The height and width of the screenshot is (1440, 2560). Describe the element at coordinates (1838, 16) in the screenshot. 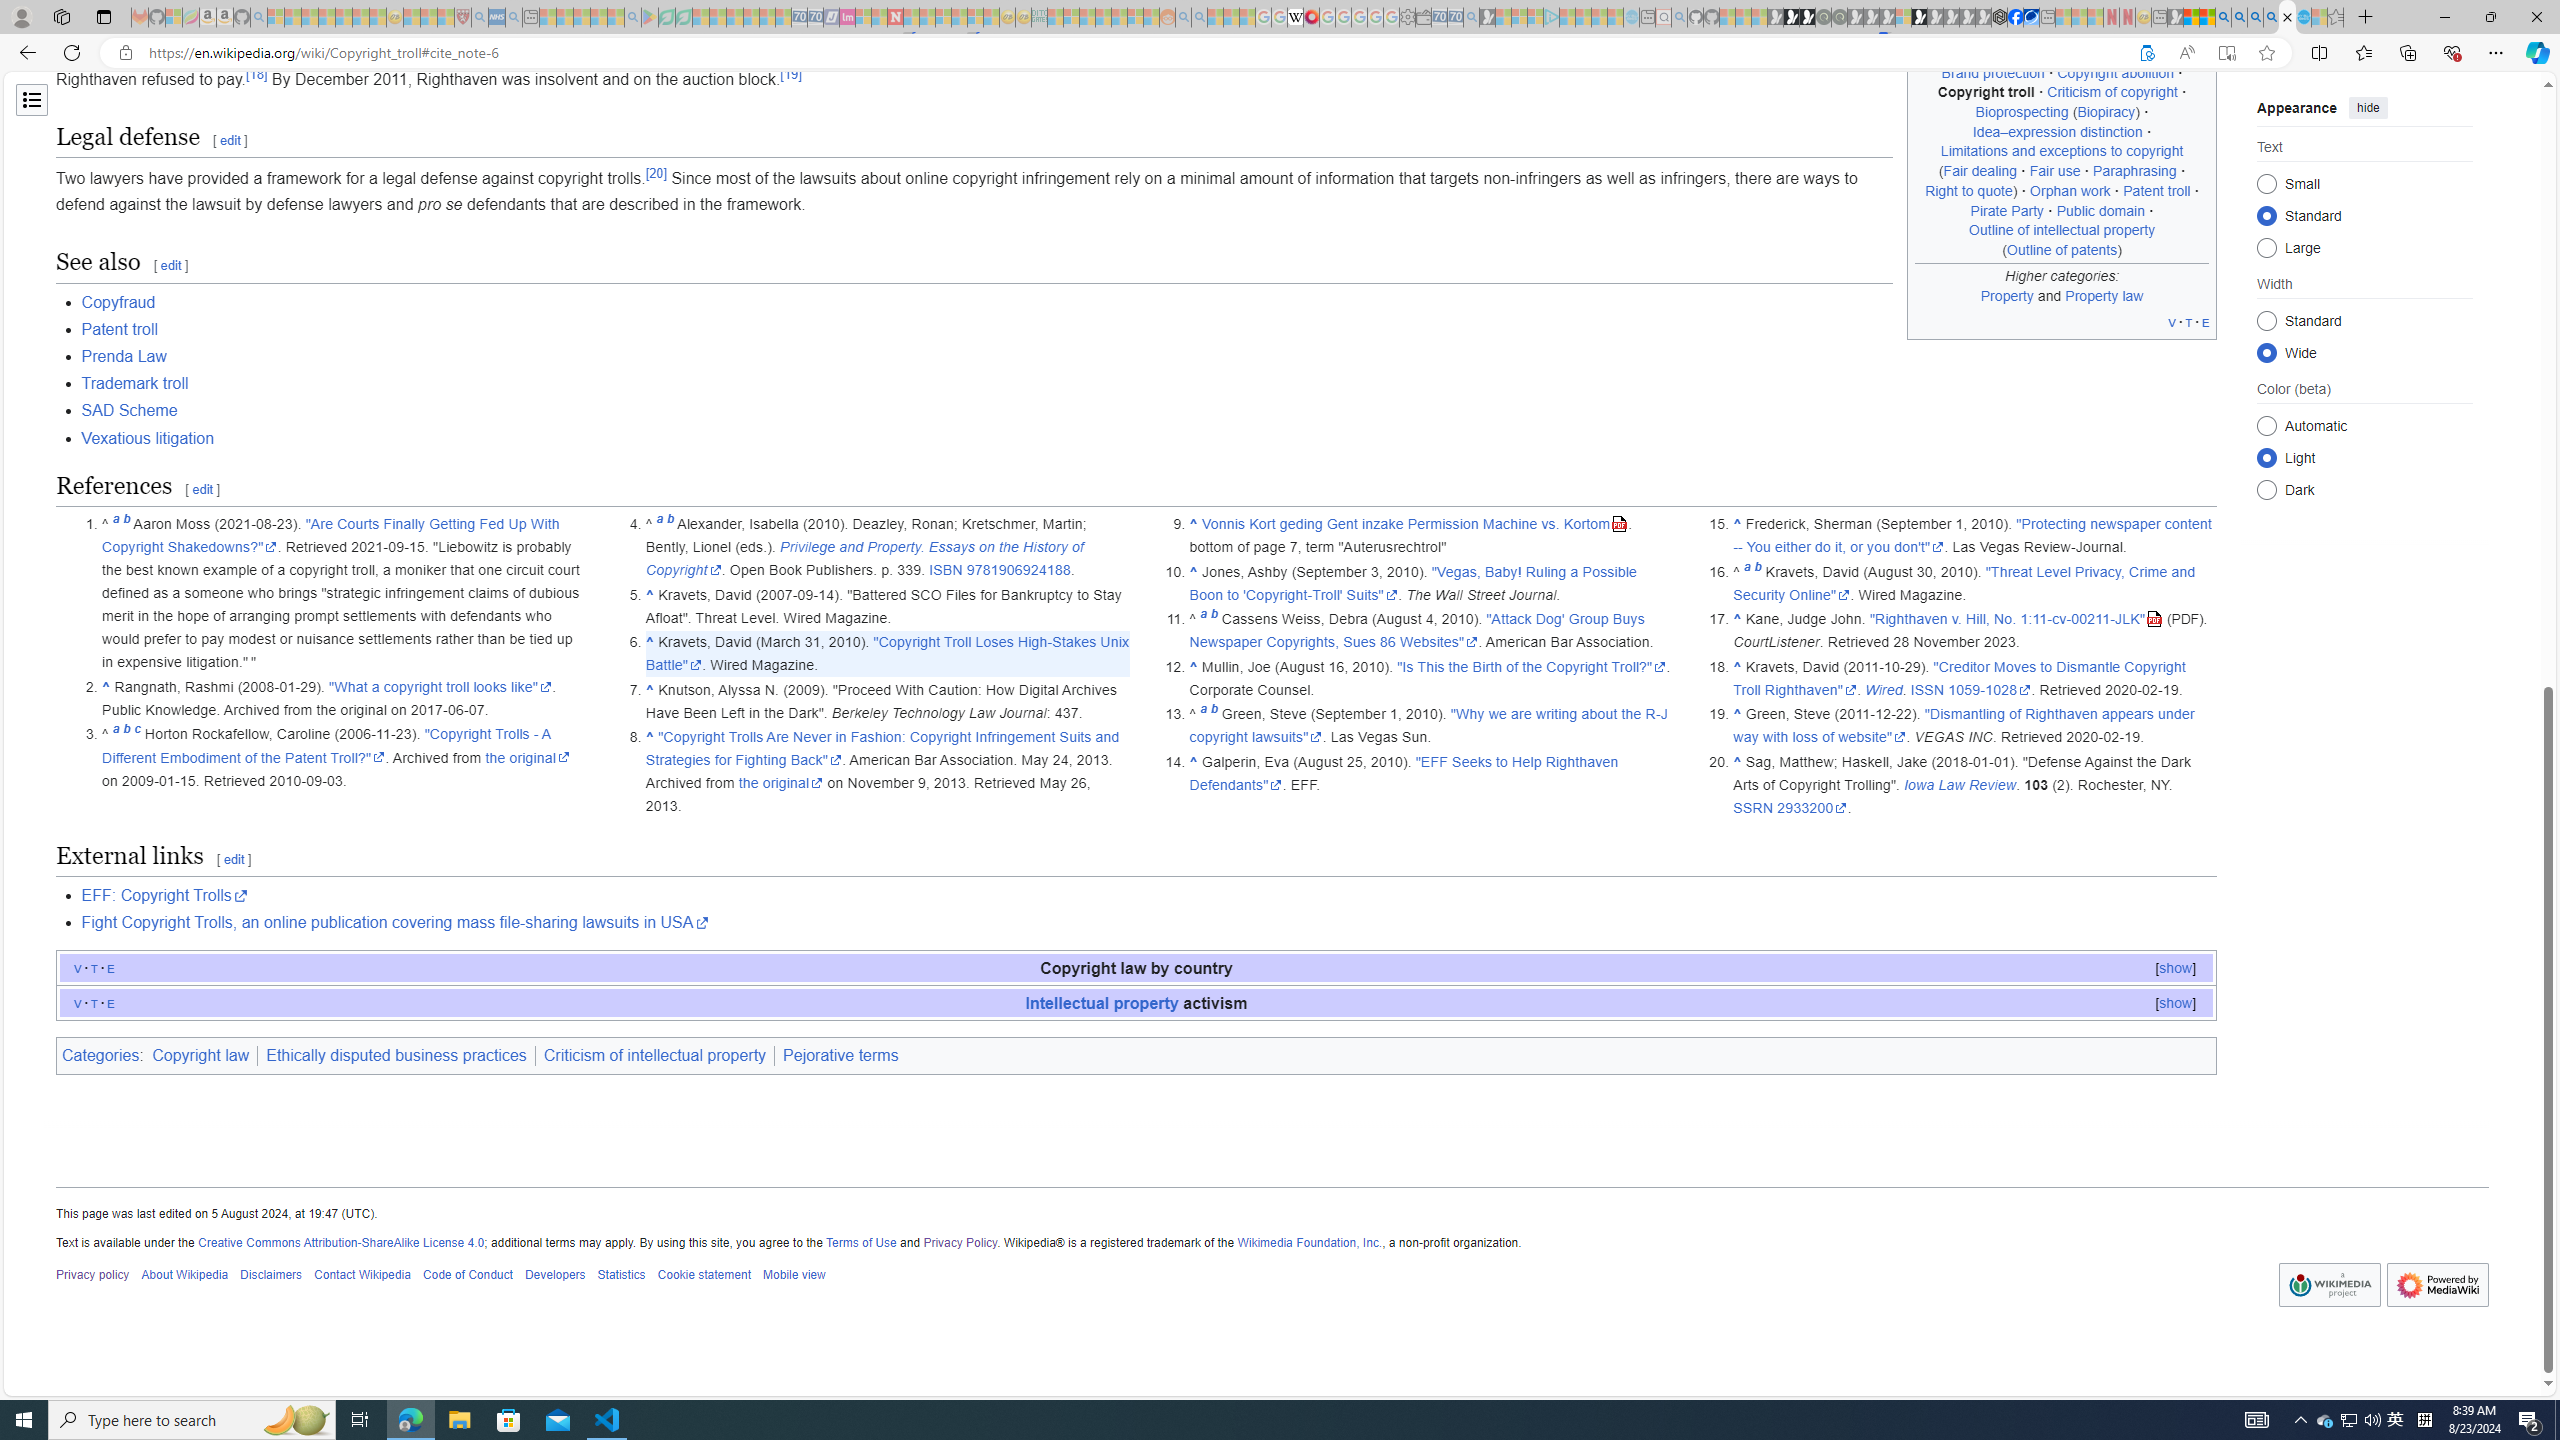

I see `'Future Focus Report 2024 - Sleeping'` at that location.